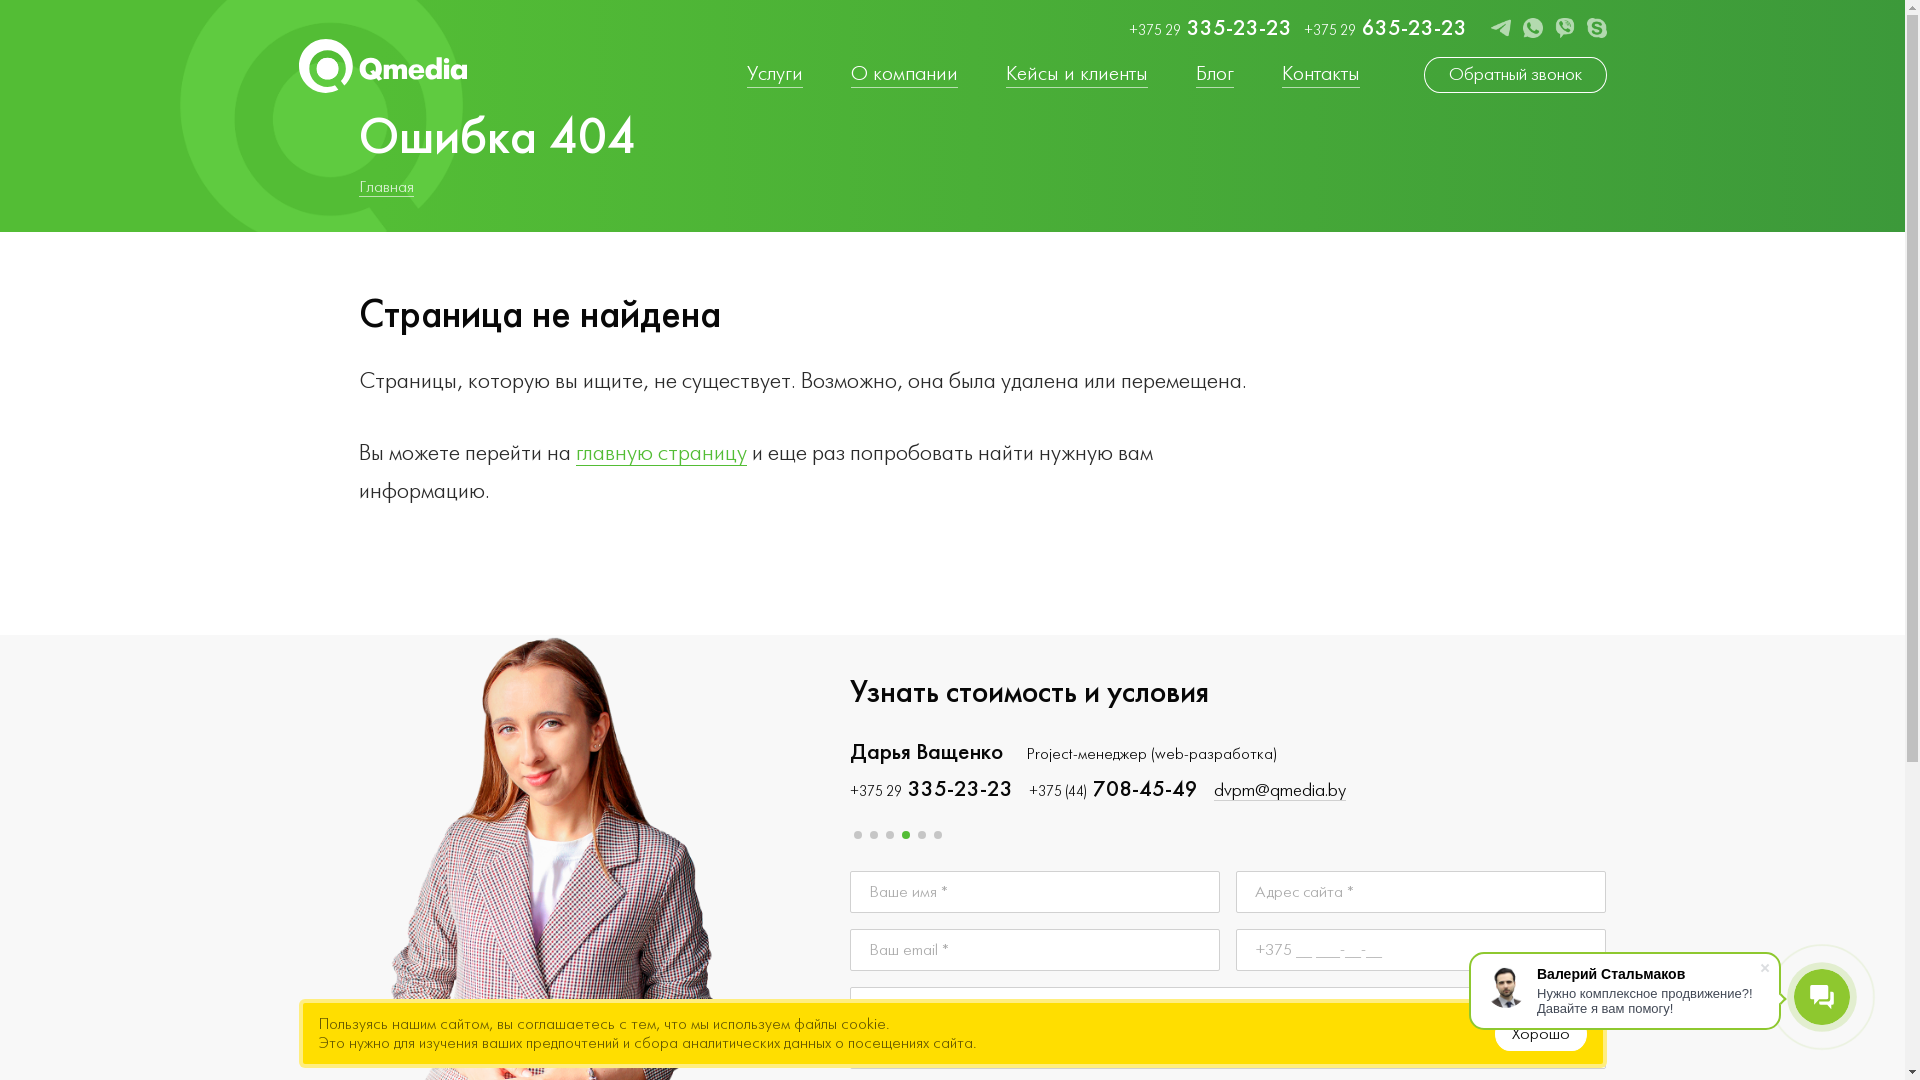 The image size is (1920, 1080). I want to click on '+375 29', so click(1686, 789).